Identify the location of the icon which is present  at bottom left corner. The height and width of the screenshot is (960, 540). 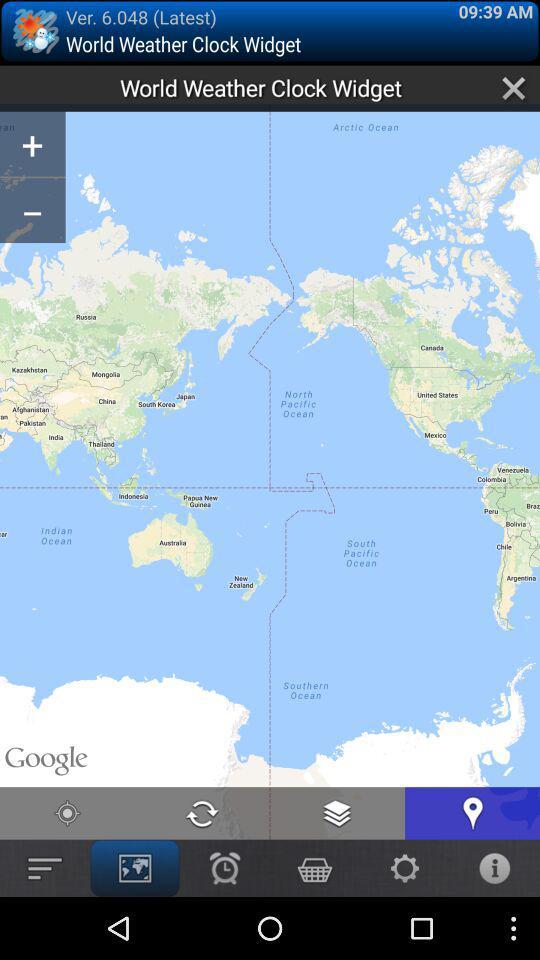
(44, 867).